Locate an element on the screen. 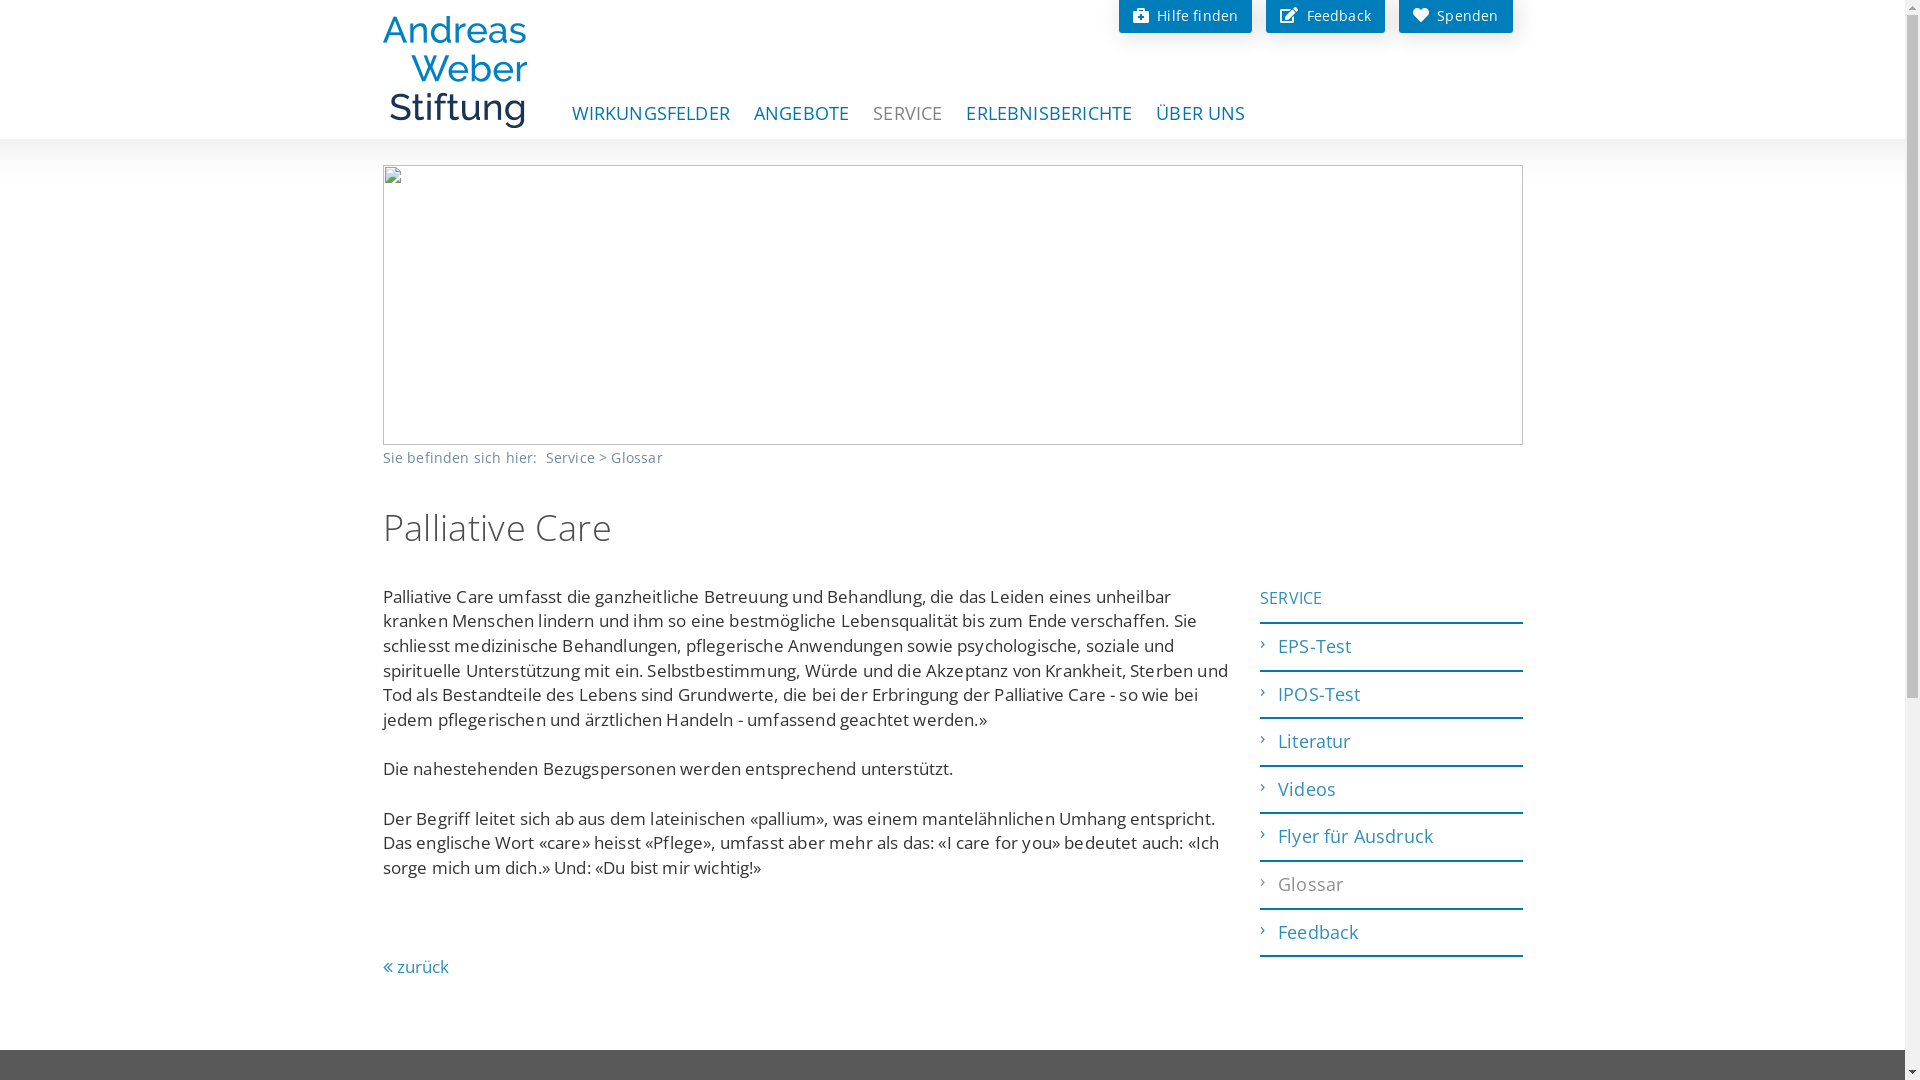 This screenshot has height=1080, width=1920. 'Literatur' is located at coordinates (1390, 741).